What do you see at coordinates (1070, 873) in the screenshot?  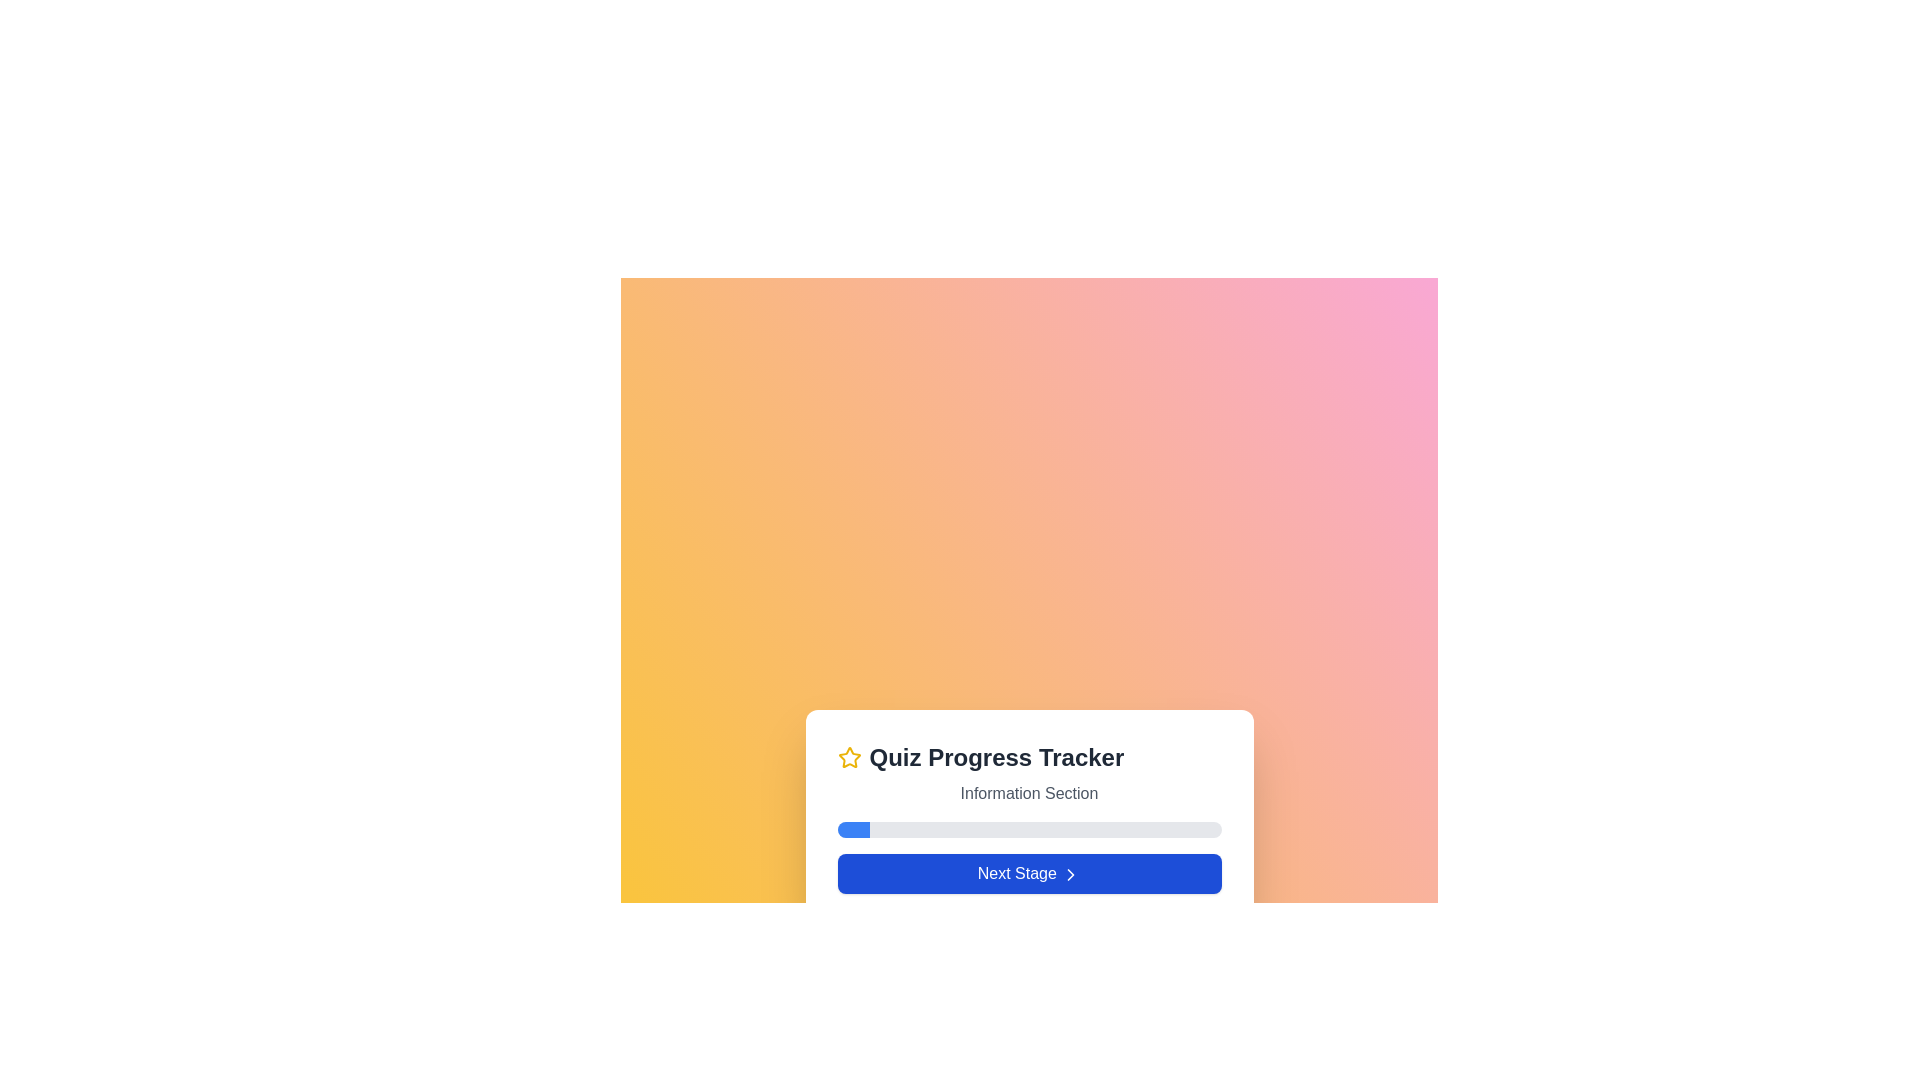 I see `the arrow icon located on the right side of the 'Next Stage' button in the 'Quiz Progress Tracker' card` at bounding box center [1070, 873].